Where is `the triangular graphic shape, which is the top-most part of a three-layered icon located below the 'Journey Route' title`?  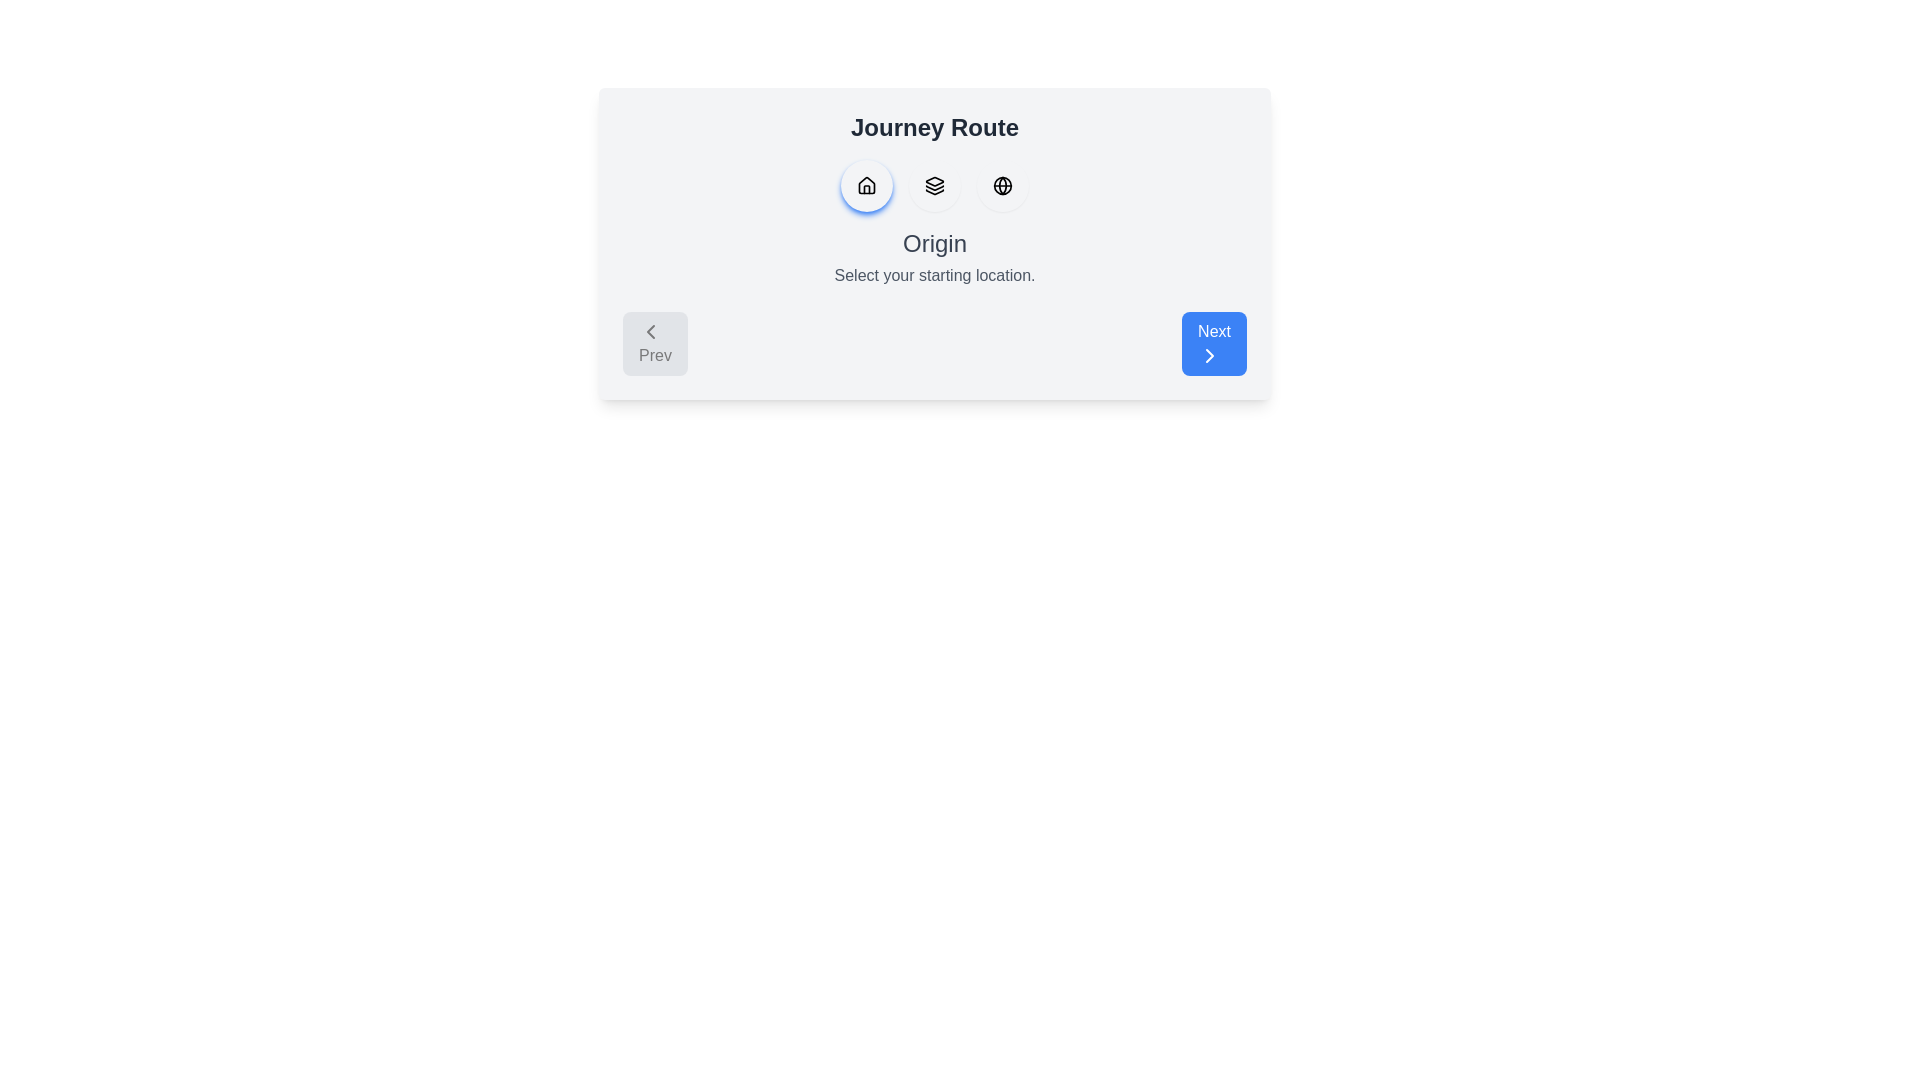
the triangular graphic shape, which is the top-most part of a three-layered icon located below the 'Journey Route' title is located at coordinates (934, 181).